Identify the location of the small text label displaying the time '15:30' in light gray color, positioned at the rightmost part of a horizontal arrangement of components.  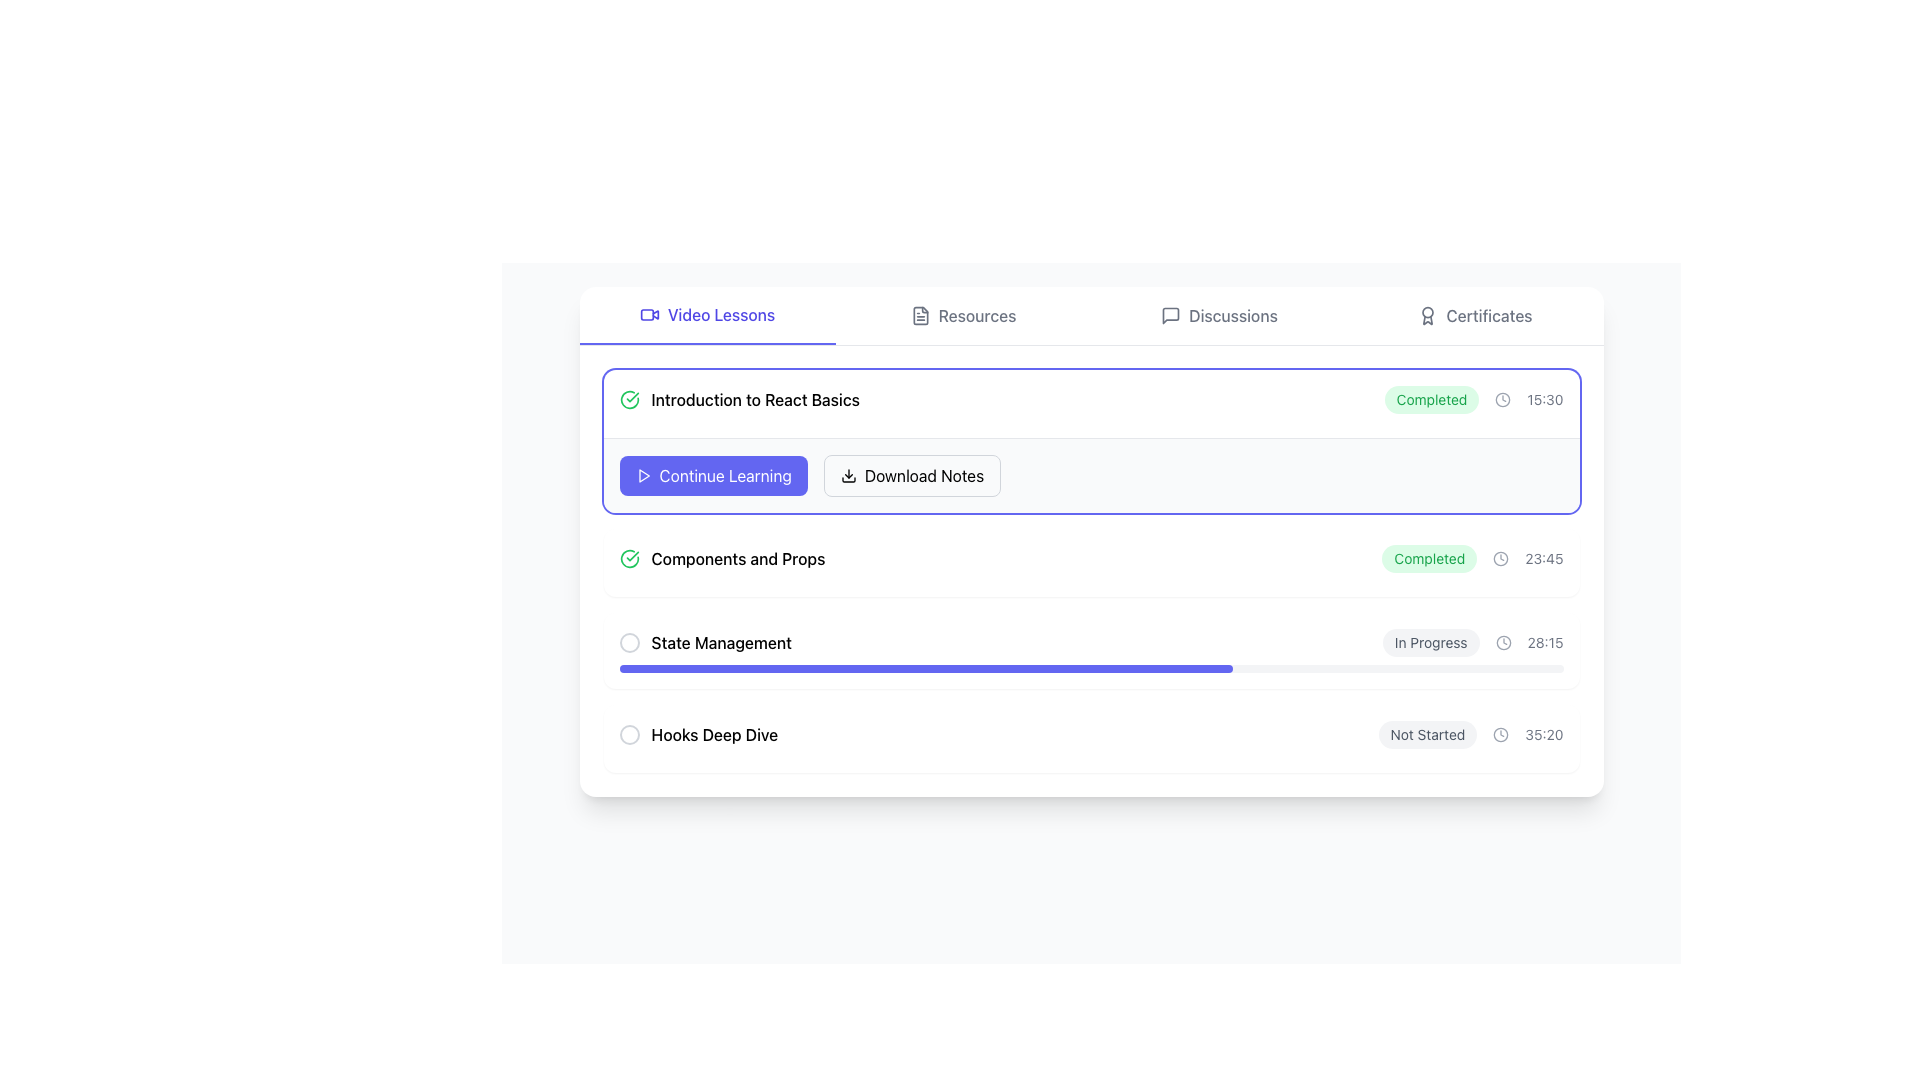
(1544, 400).